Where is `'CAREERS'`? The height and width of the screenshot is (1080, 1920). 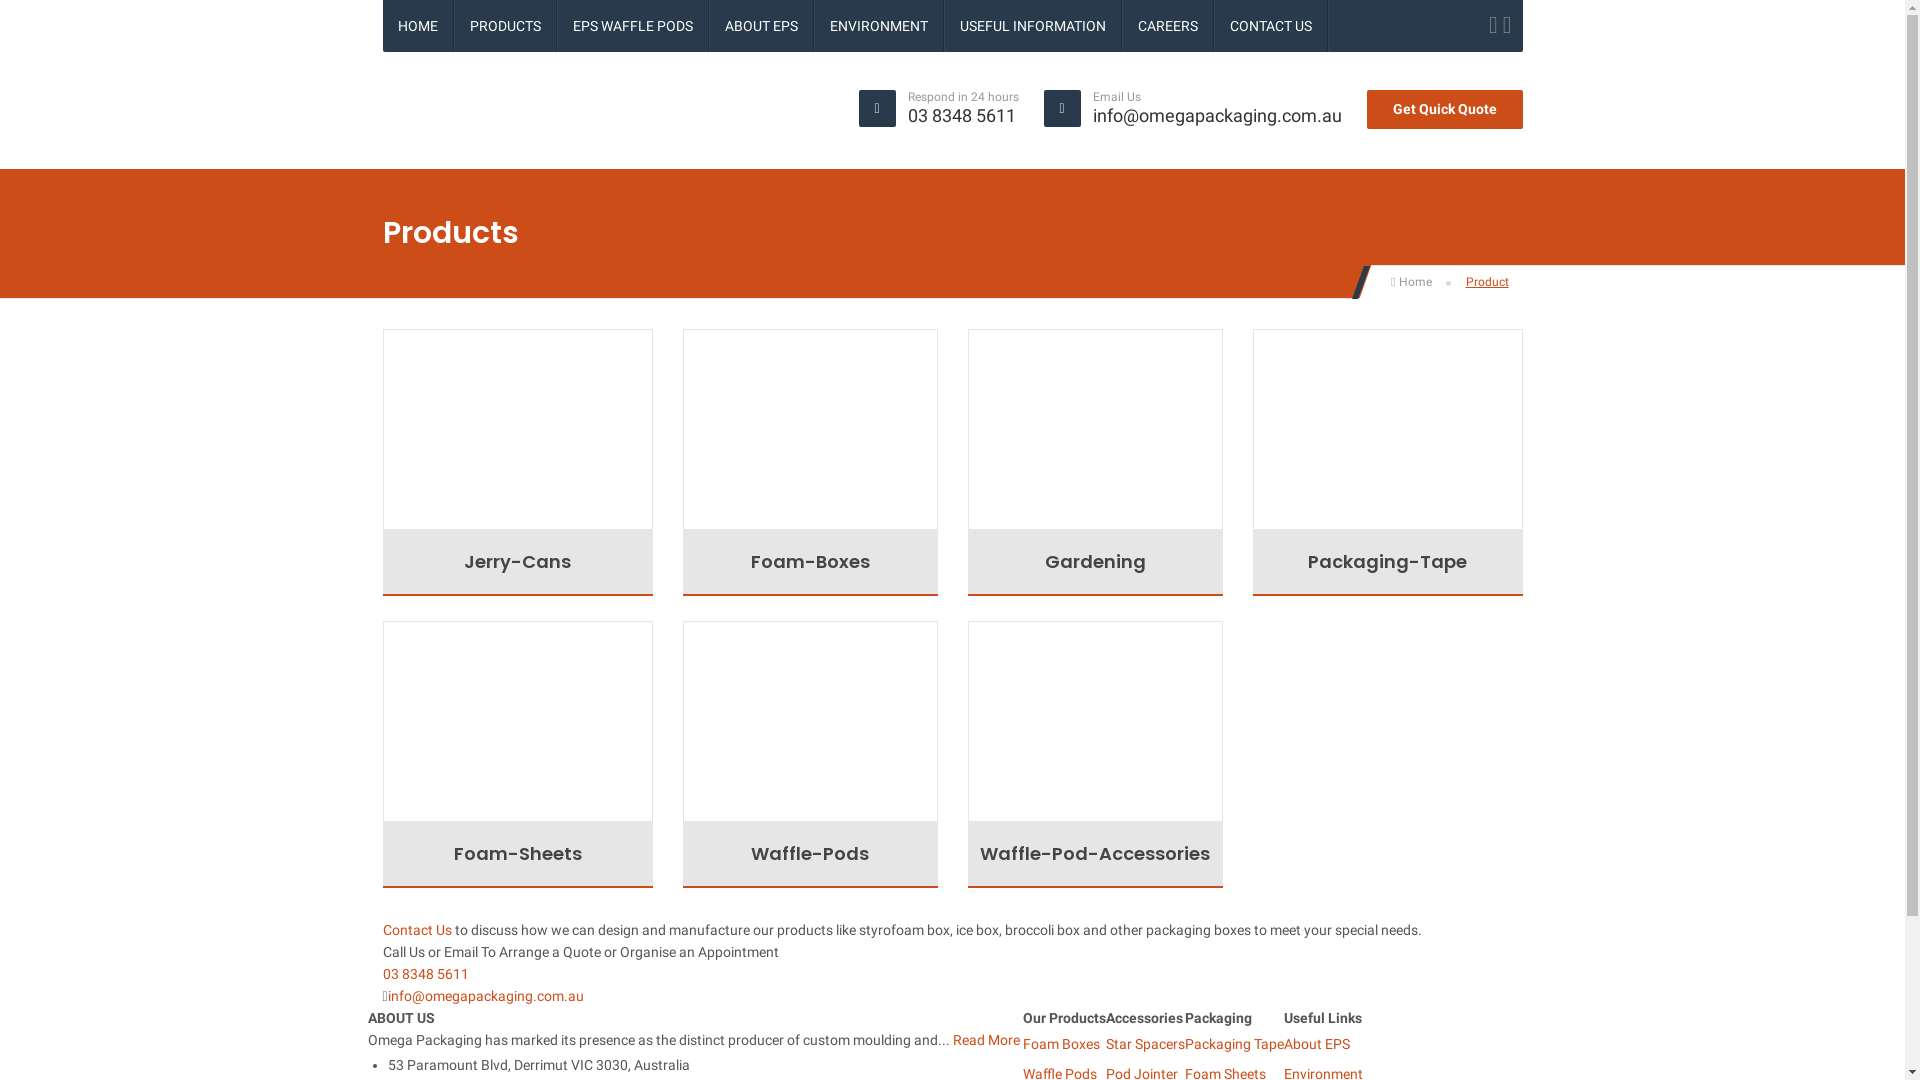
'CAREERS' is located at coordinates (1166, 26).